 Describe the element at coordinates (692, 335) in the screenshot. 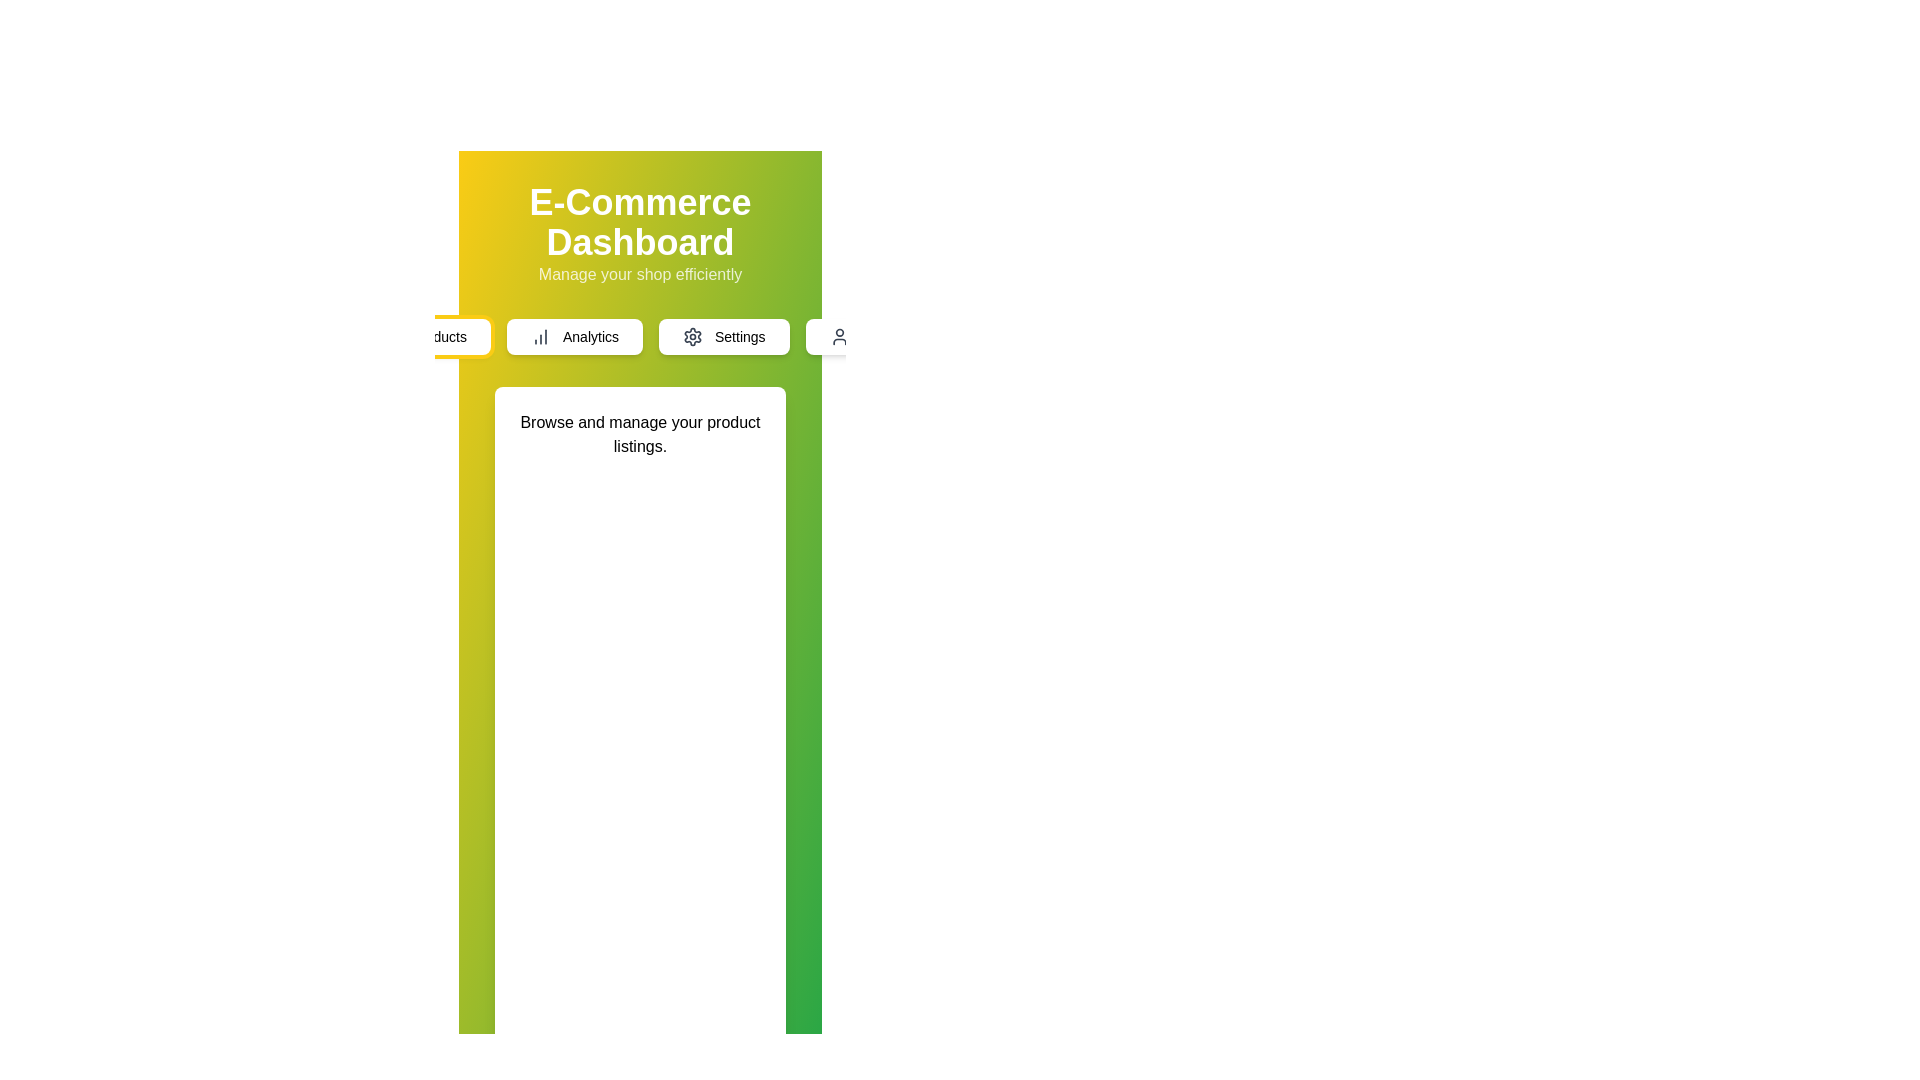

I see `the gray gear-shaped icon representing the settings option located to the left of the 'Settings' text label in the horizontal navigation bar` at that location.